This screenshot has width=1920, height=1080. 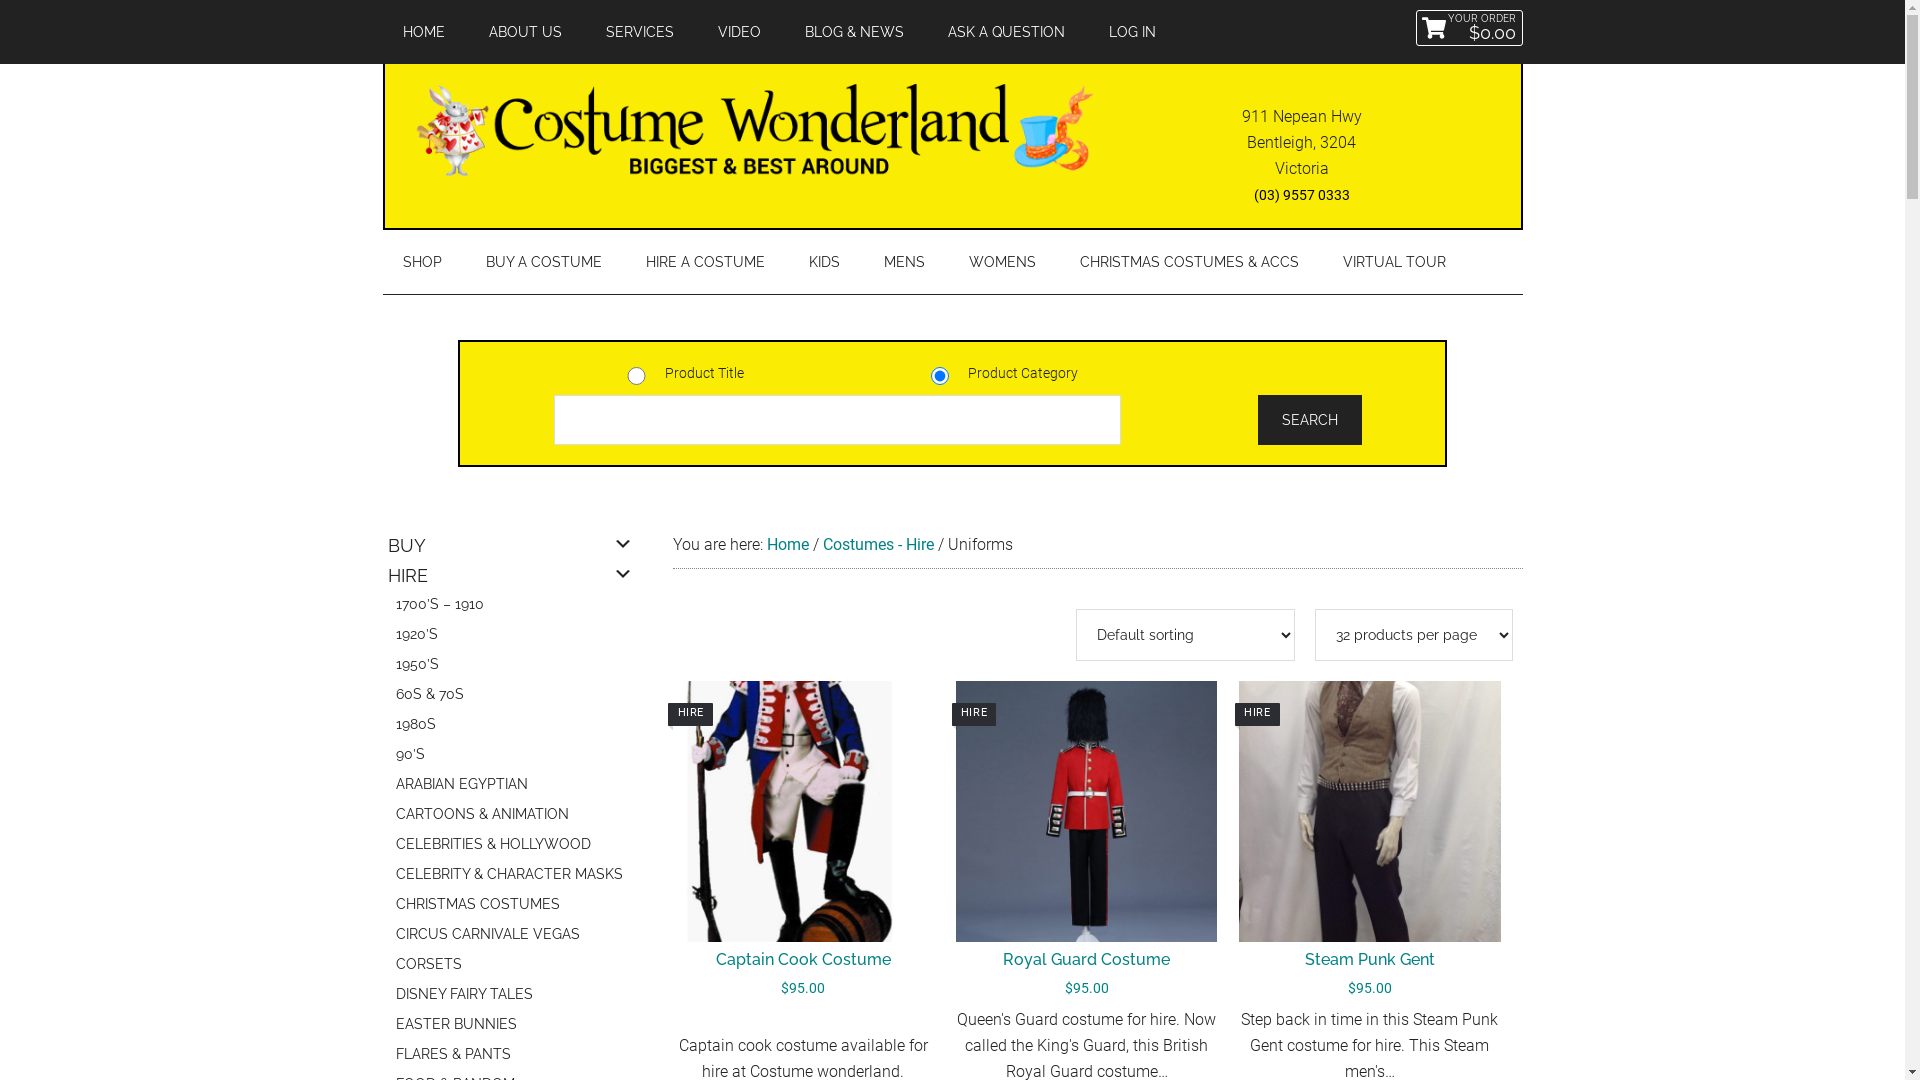 What do you see at coordinates (382, 261) in the screenshot?
I see `'SHOP'` at bounding box center [382, 261].